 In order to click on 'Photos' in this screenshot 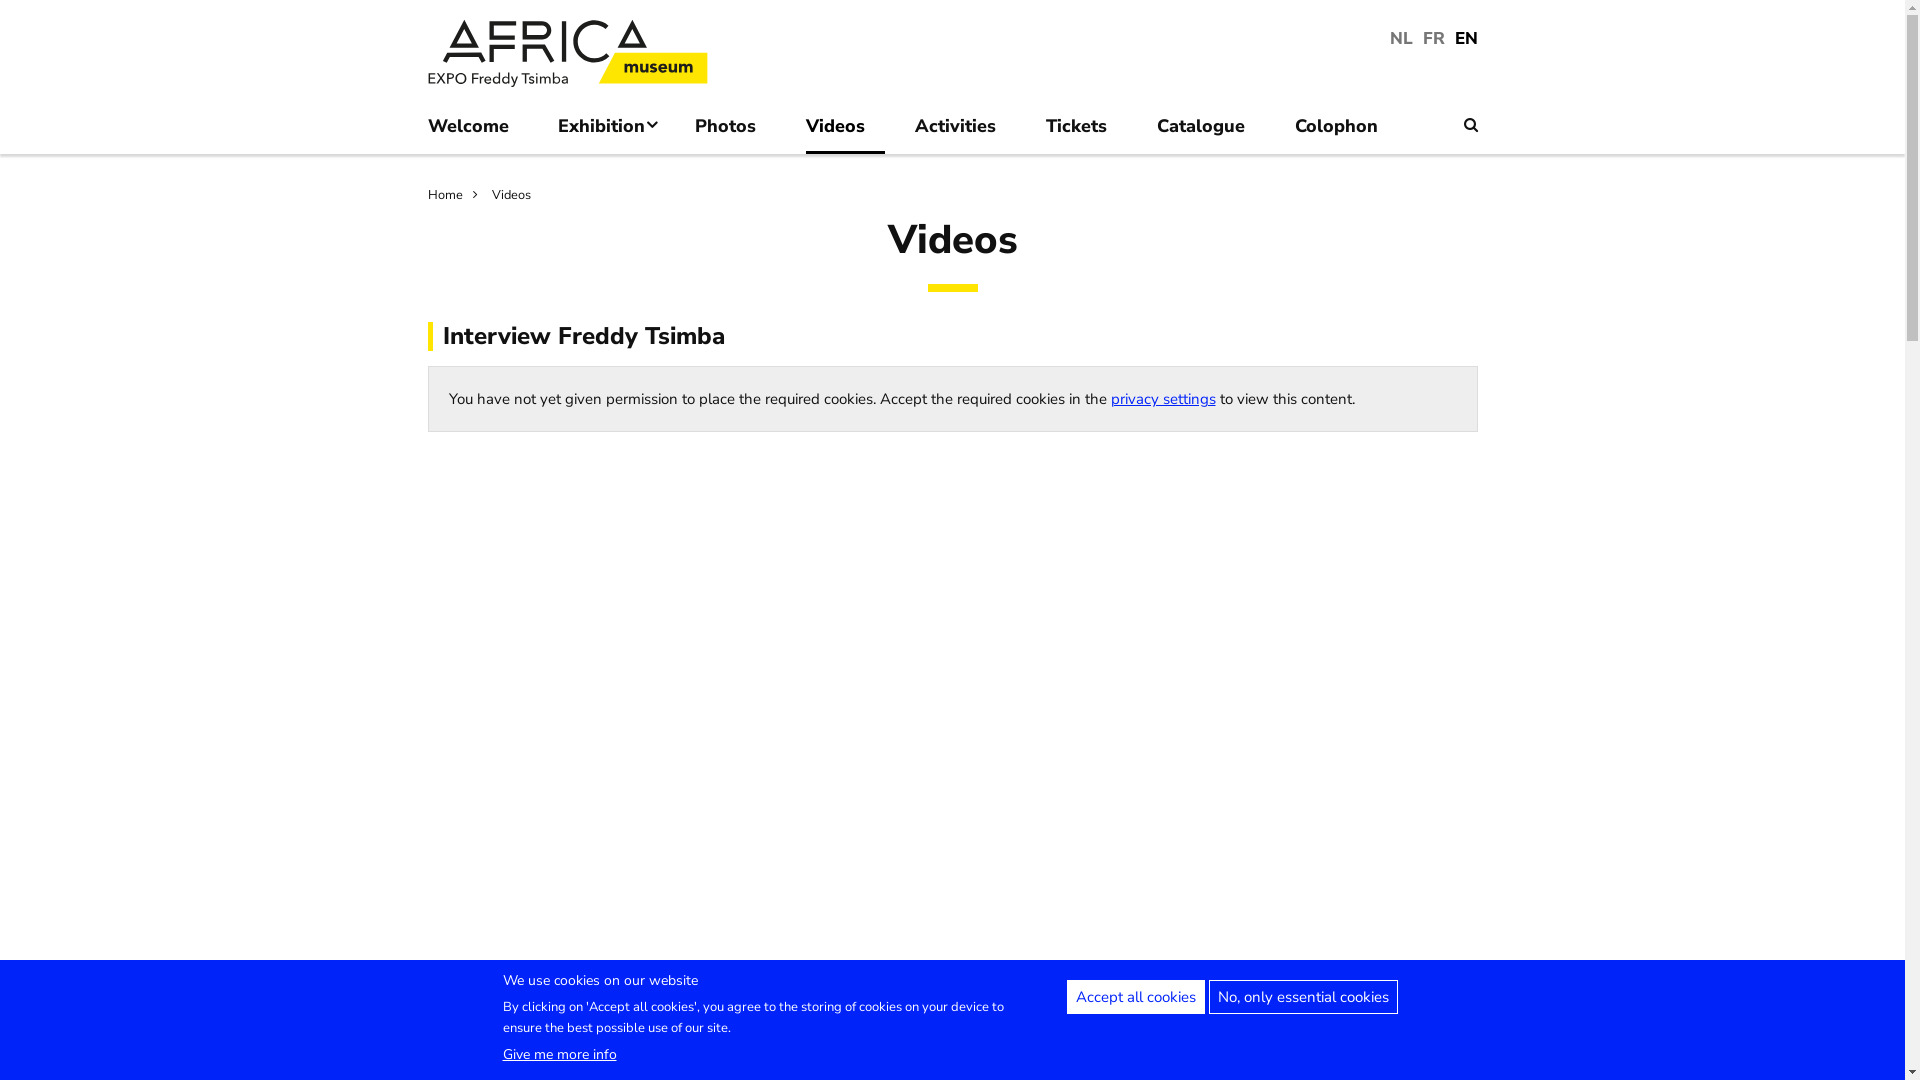, I will do `click(734, 131)`.